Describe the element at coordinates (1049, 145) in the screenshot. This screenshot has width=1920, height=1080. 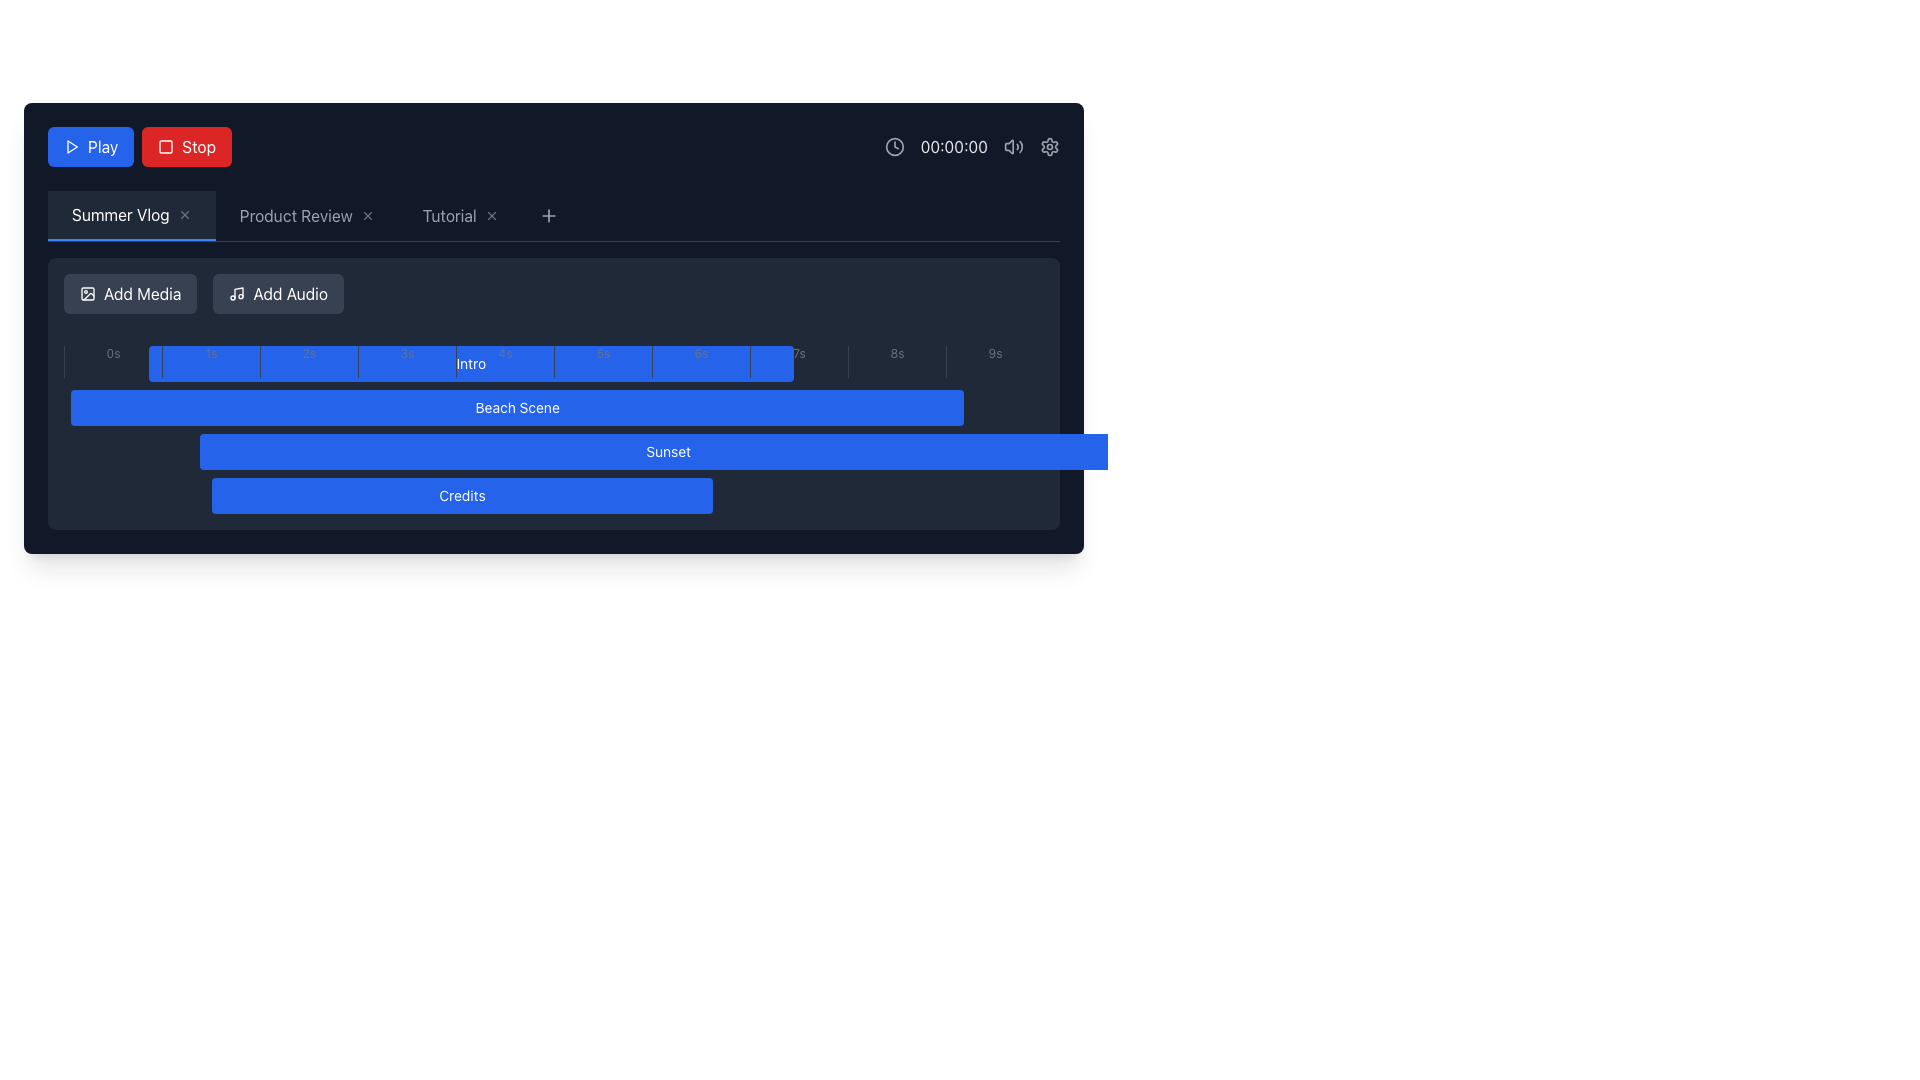
I see `the dark gray gear icon located in the top-right corner of the interface, adjacent to the digital clock display showing '00:00:00'` at that location.